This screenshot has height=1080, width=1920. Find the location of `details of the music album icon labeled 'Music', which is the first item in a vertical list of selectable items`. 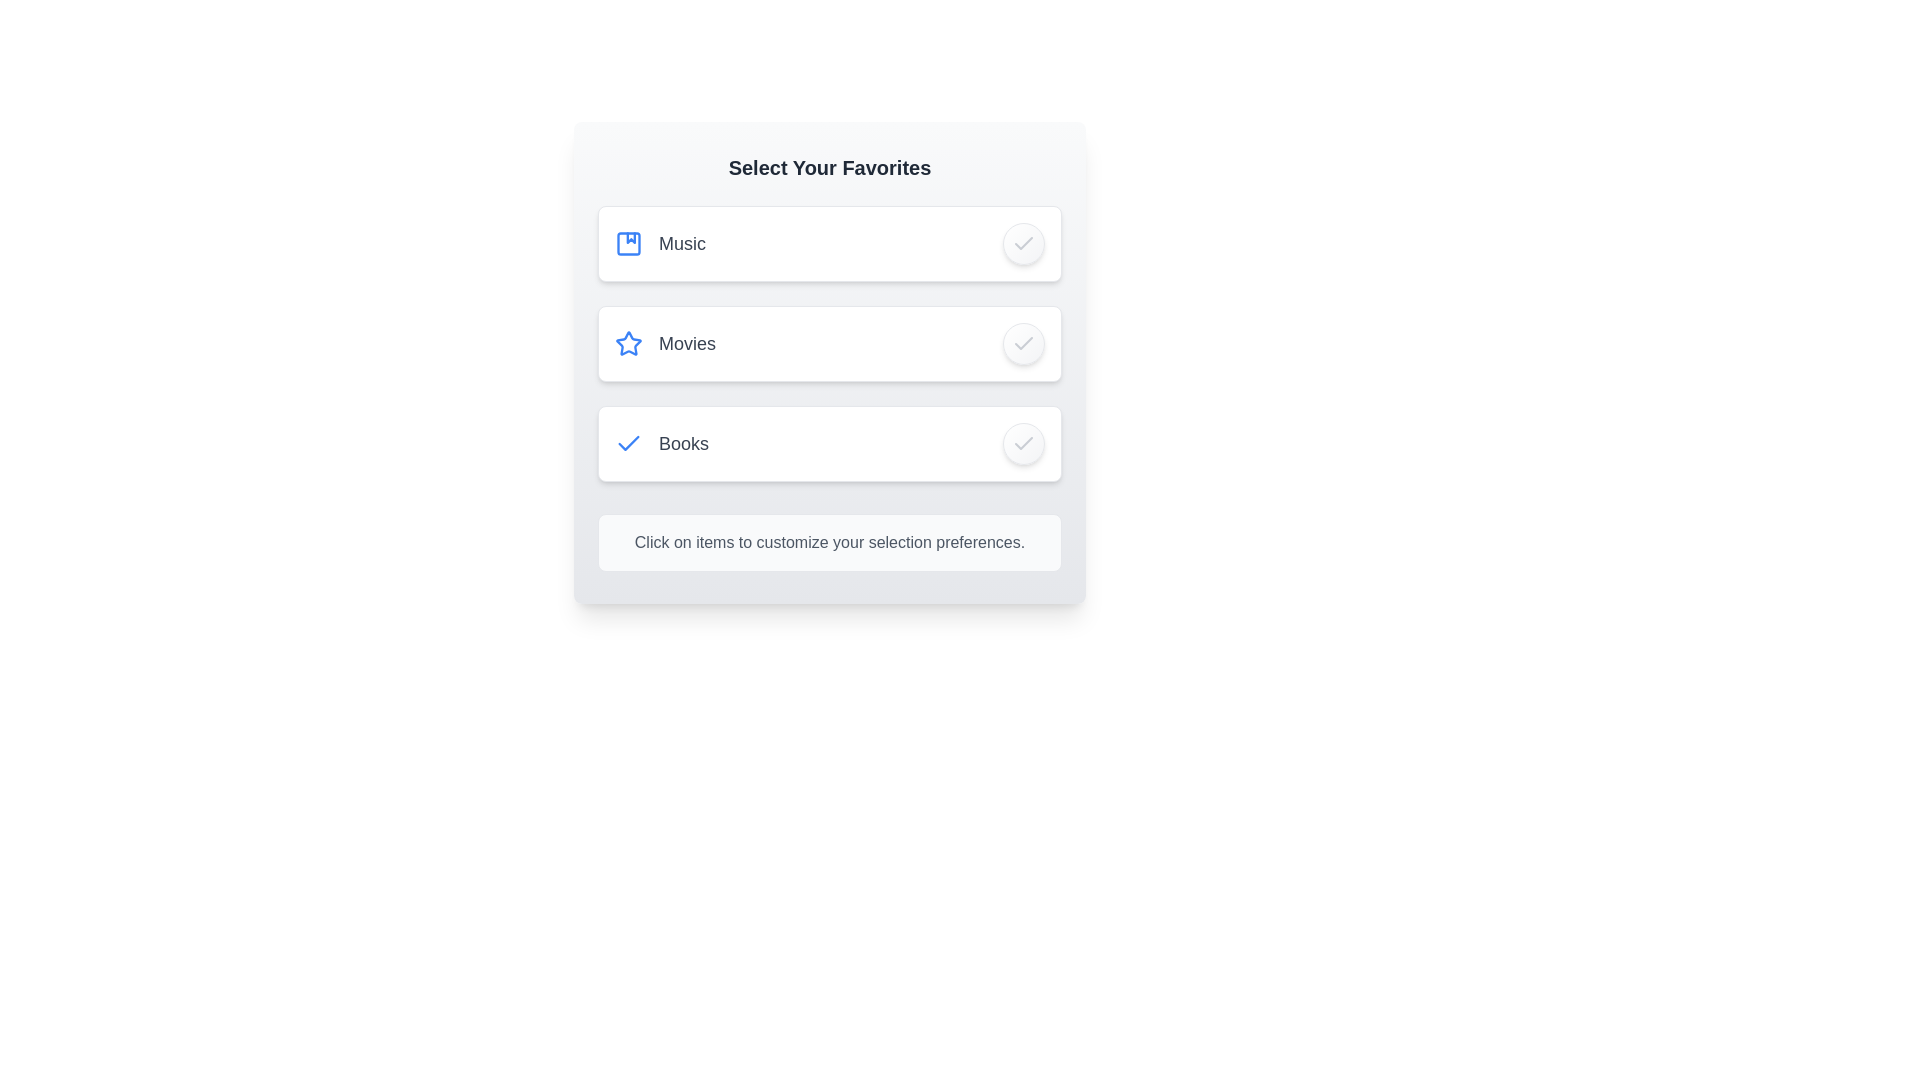

details of the music album icon labeled 'Music', which is the first item in a vertical list of selectable items is located at coordinates (660, 242).